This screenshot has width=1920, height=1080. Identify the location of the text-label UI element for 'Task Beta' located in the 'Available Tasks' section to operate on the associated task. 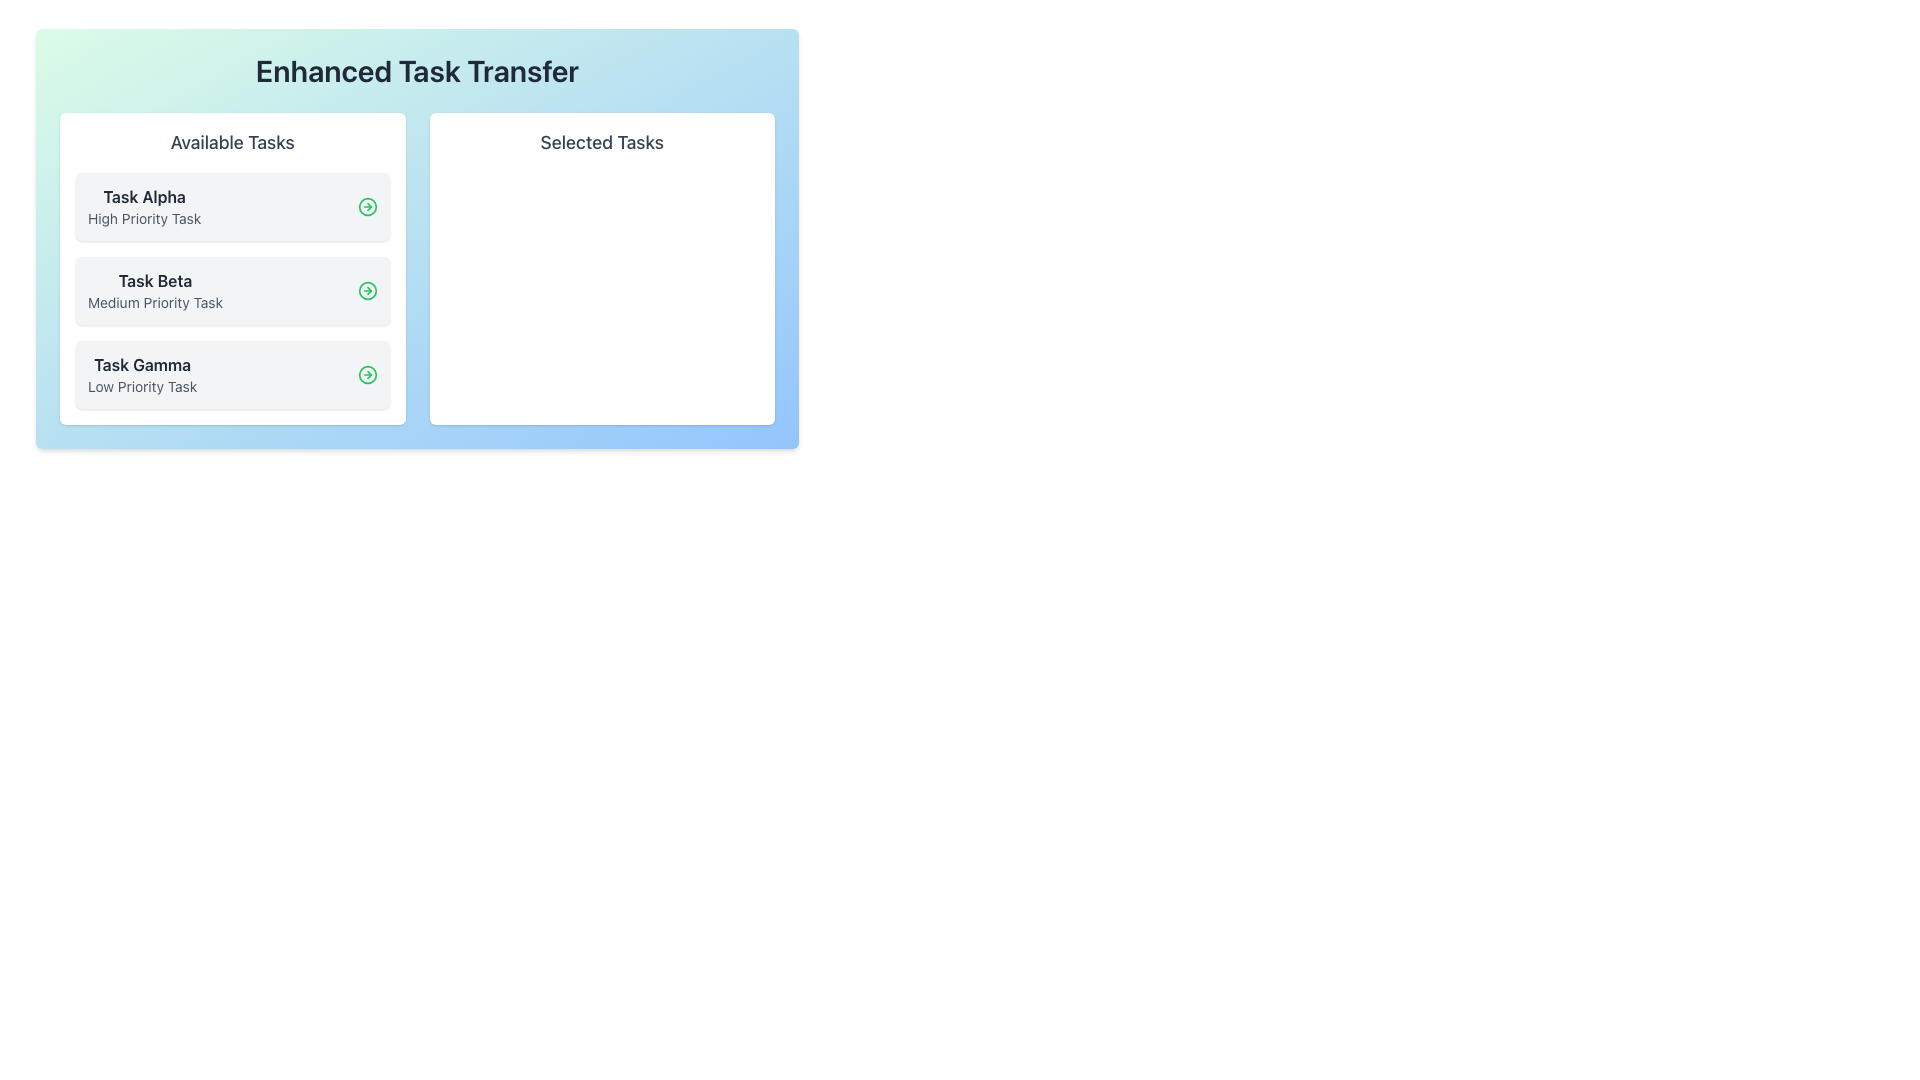
(154, 290).